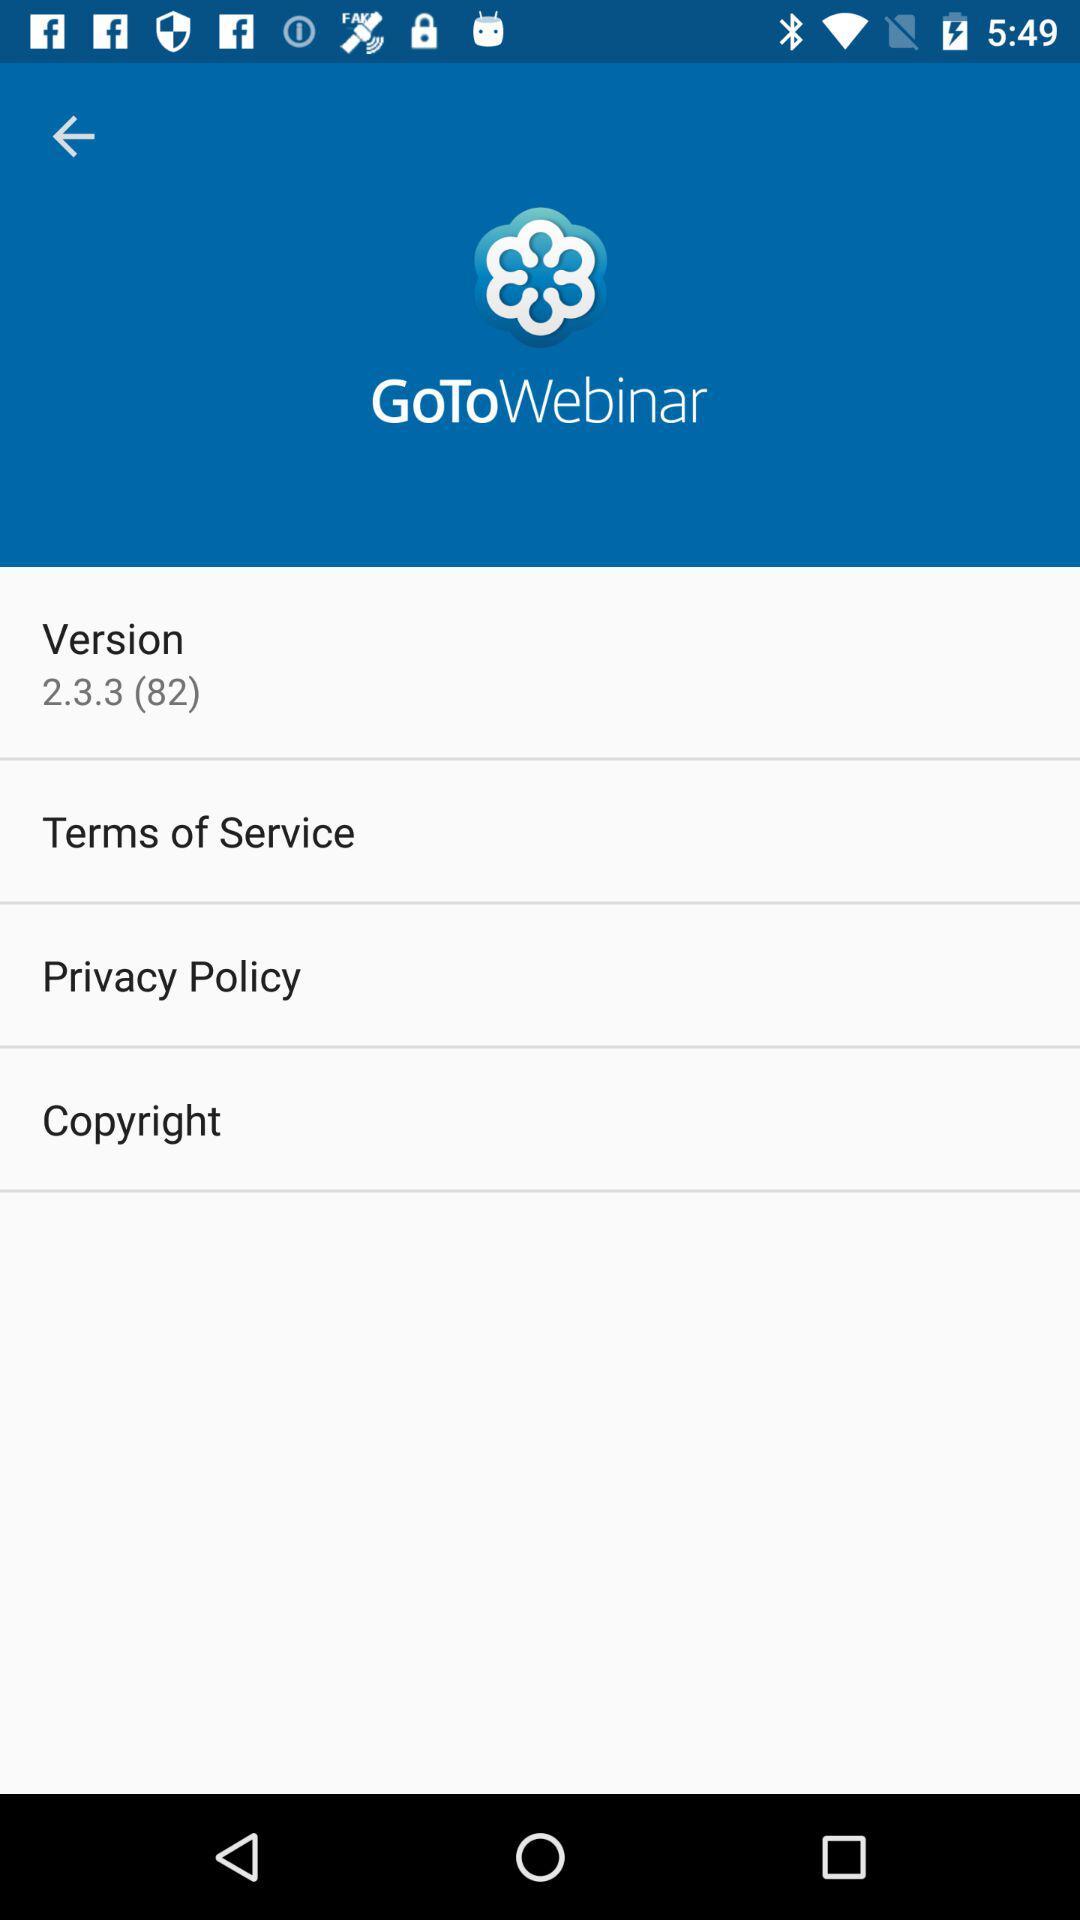 The width and height of the screenshot is (1080, 1920). Describe the element at coordinates (170, 974) in the screenshot. I see `the icon above the copyright item` at that location.